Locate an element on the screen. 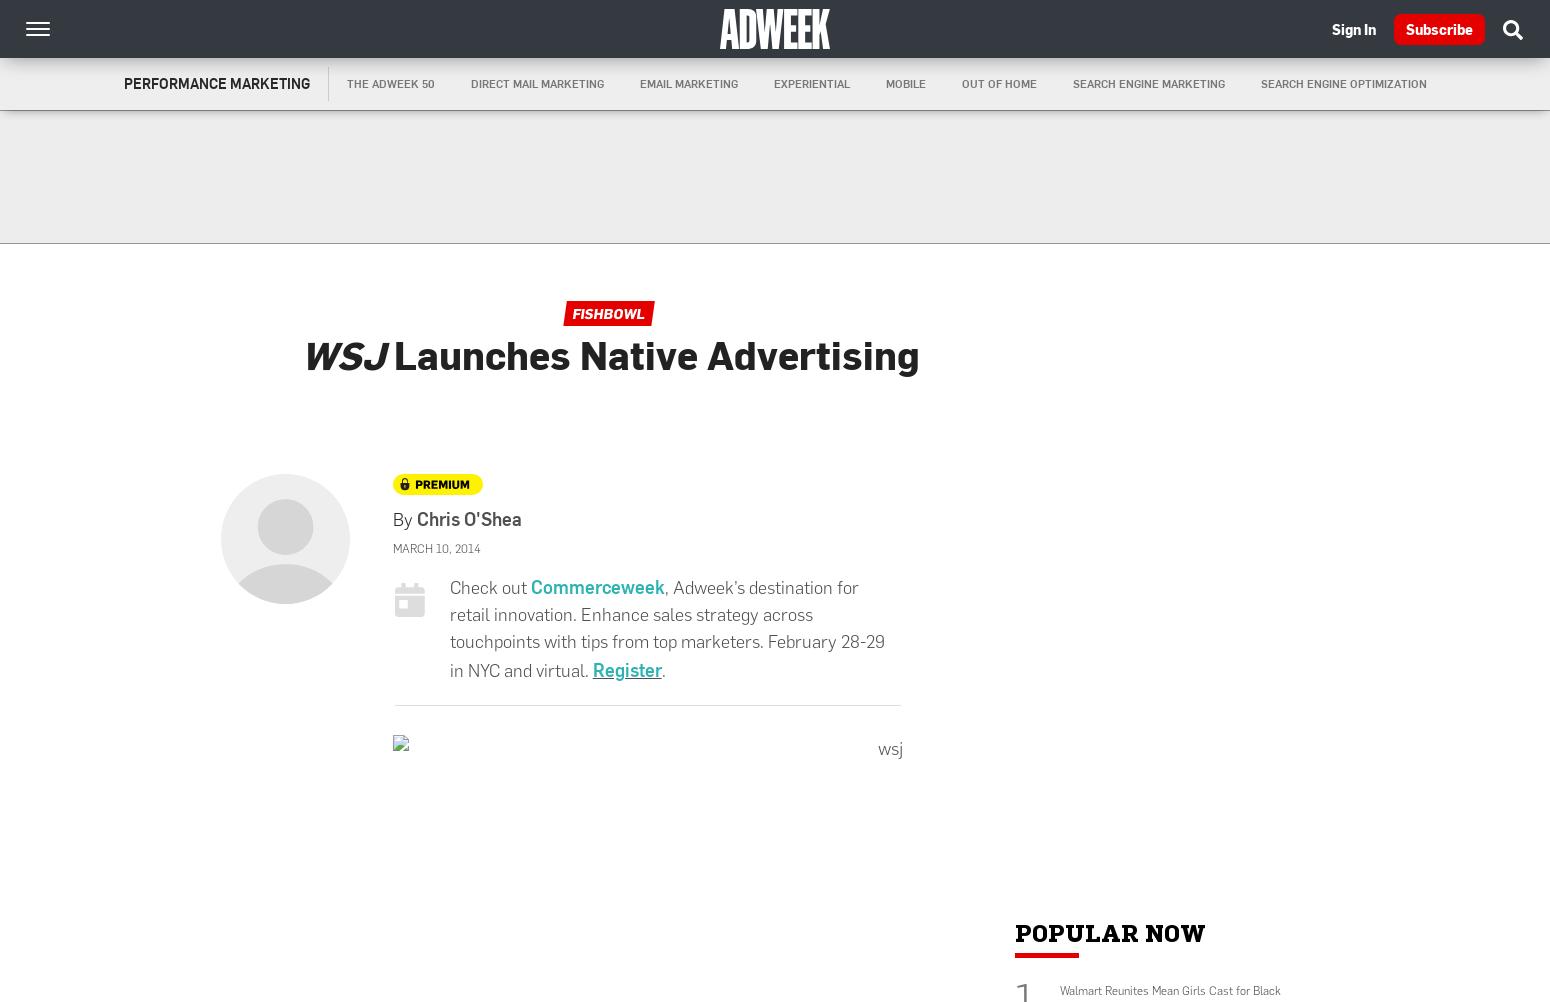  'Mobile' is located at coordinates (905, 83).